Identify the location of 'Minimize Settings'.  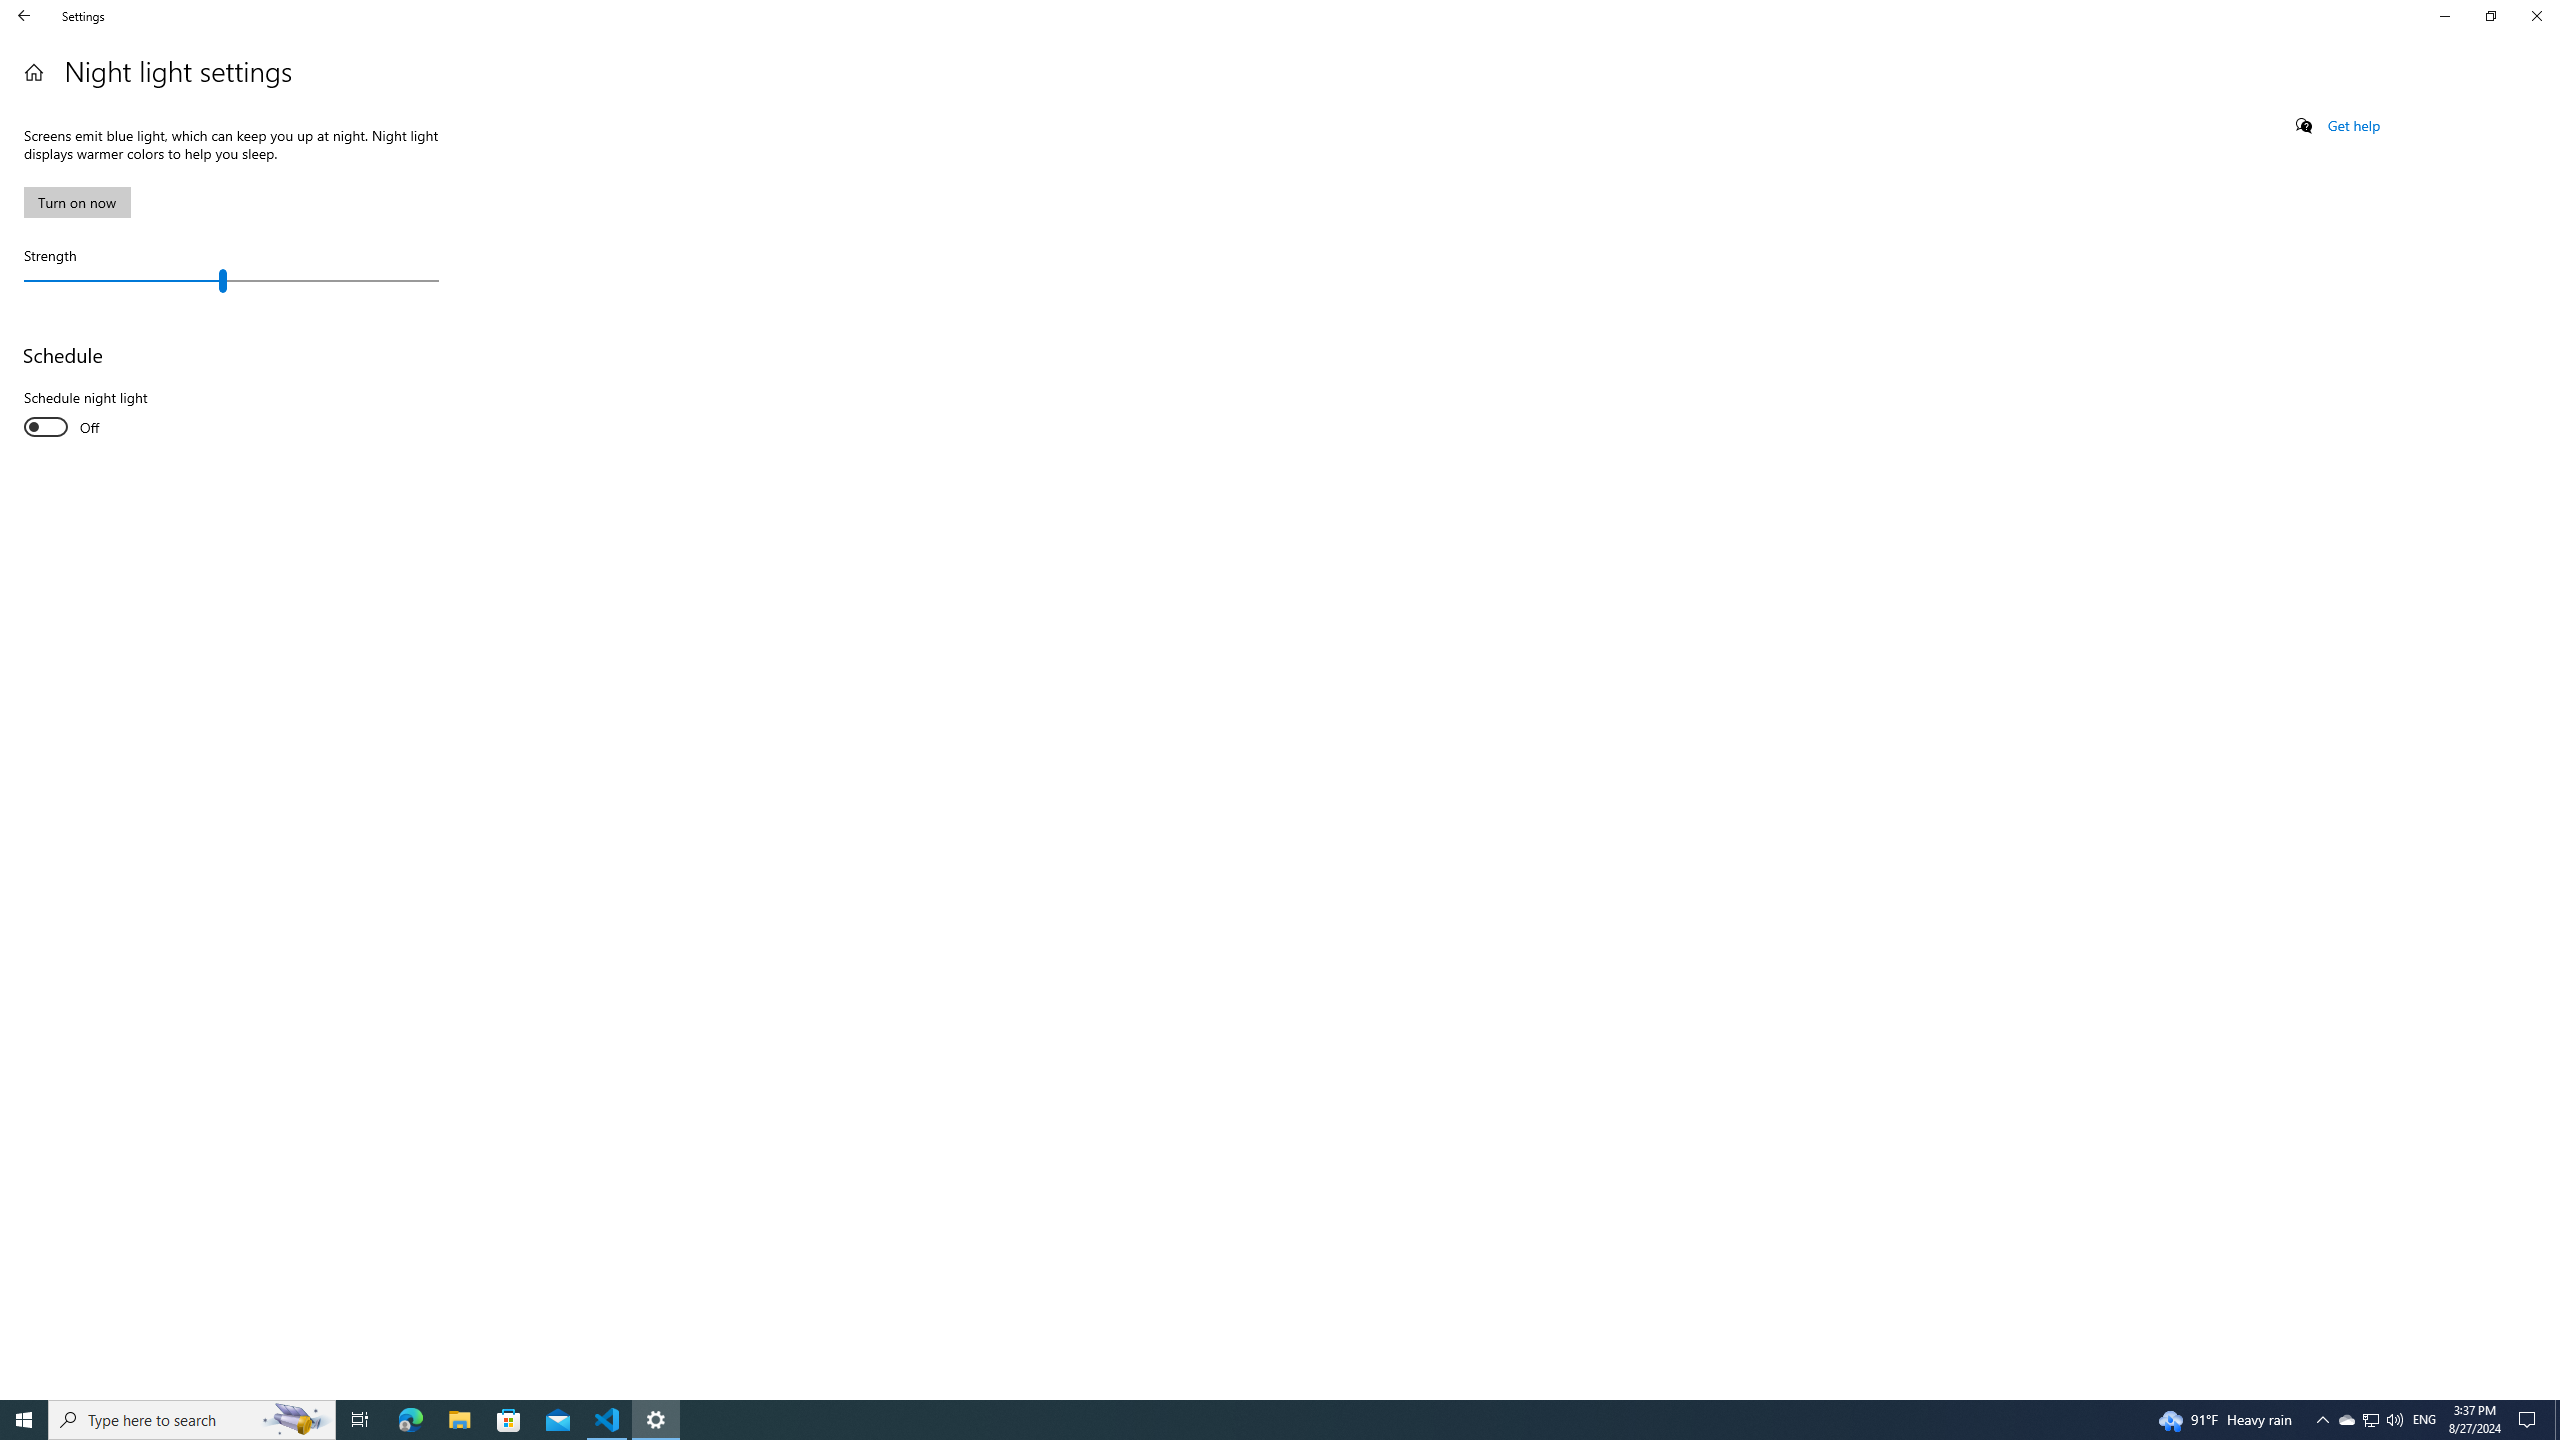
(2443, 15).